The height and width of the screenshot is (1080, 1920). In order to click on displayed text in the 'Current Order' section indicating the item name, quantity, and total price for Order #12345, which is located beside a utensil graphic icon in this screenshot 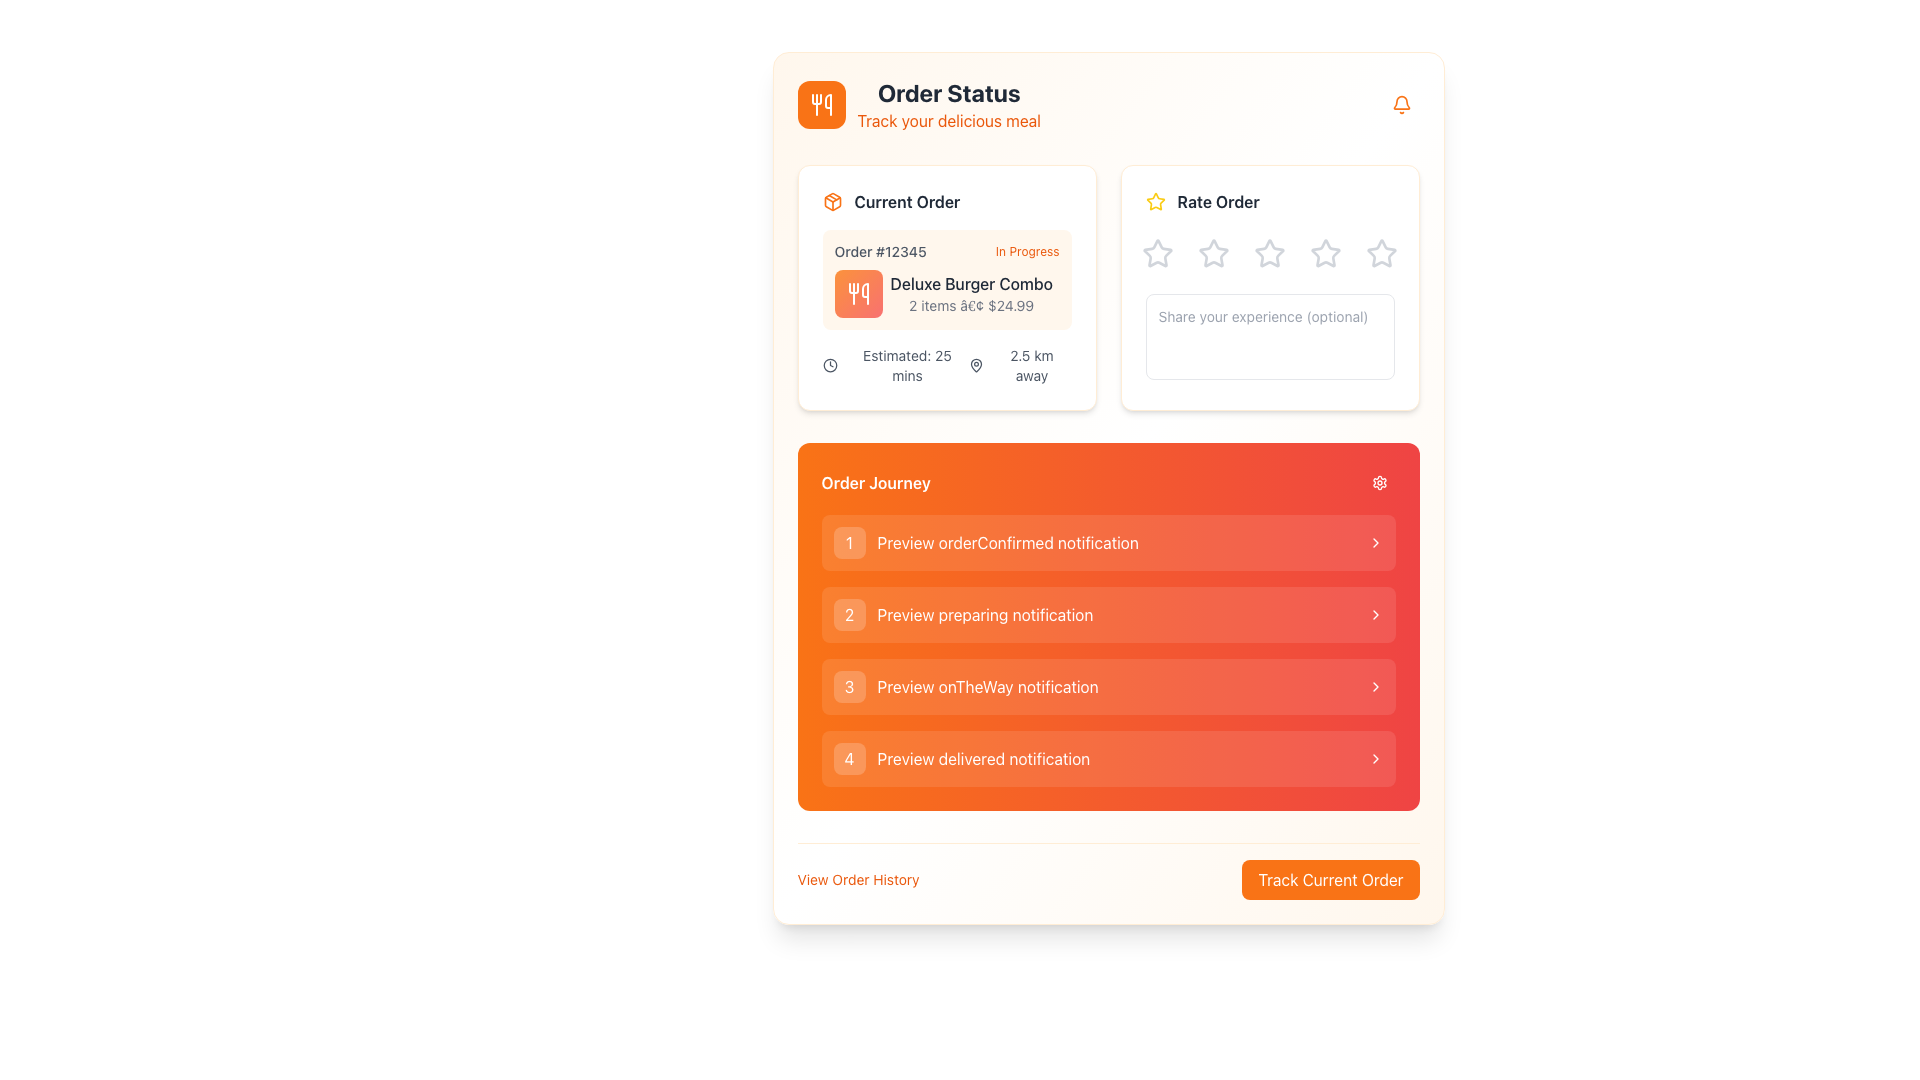, I will do `click(971, 293)`.